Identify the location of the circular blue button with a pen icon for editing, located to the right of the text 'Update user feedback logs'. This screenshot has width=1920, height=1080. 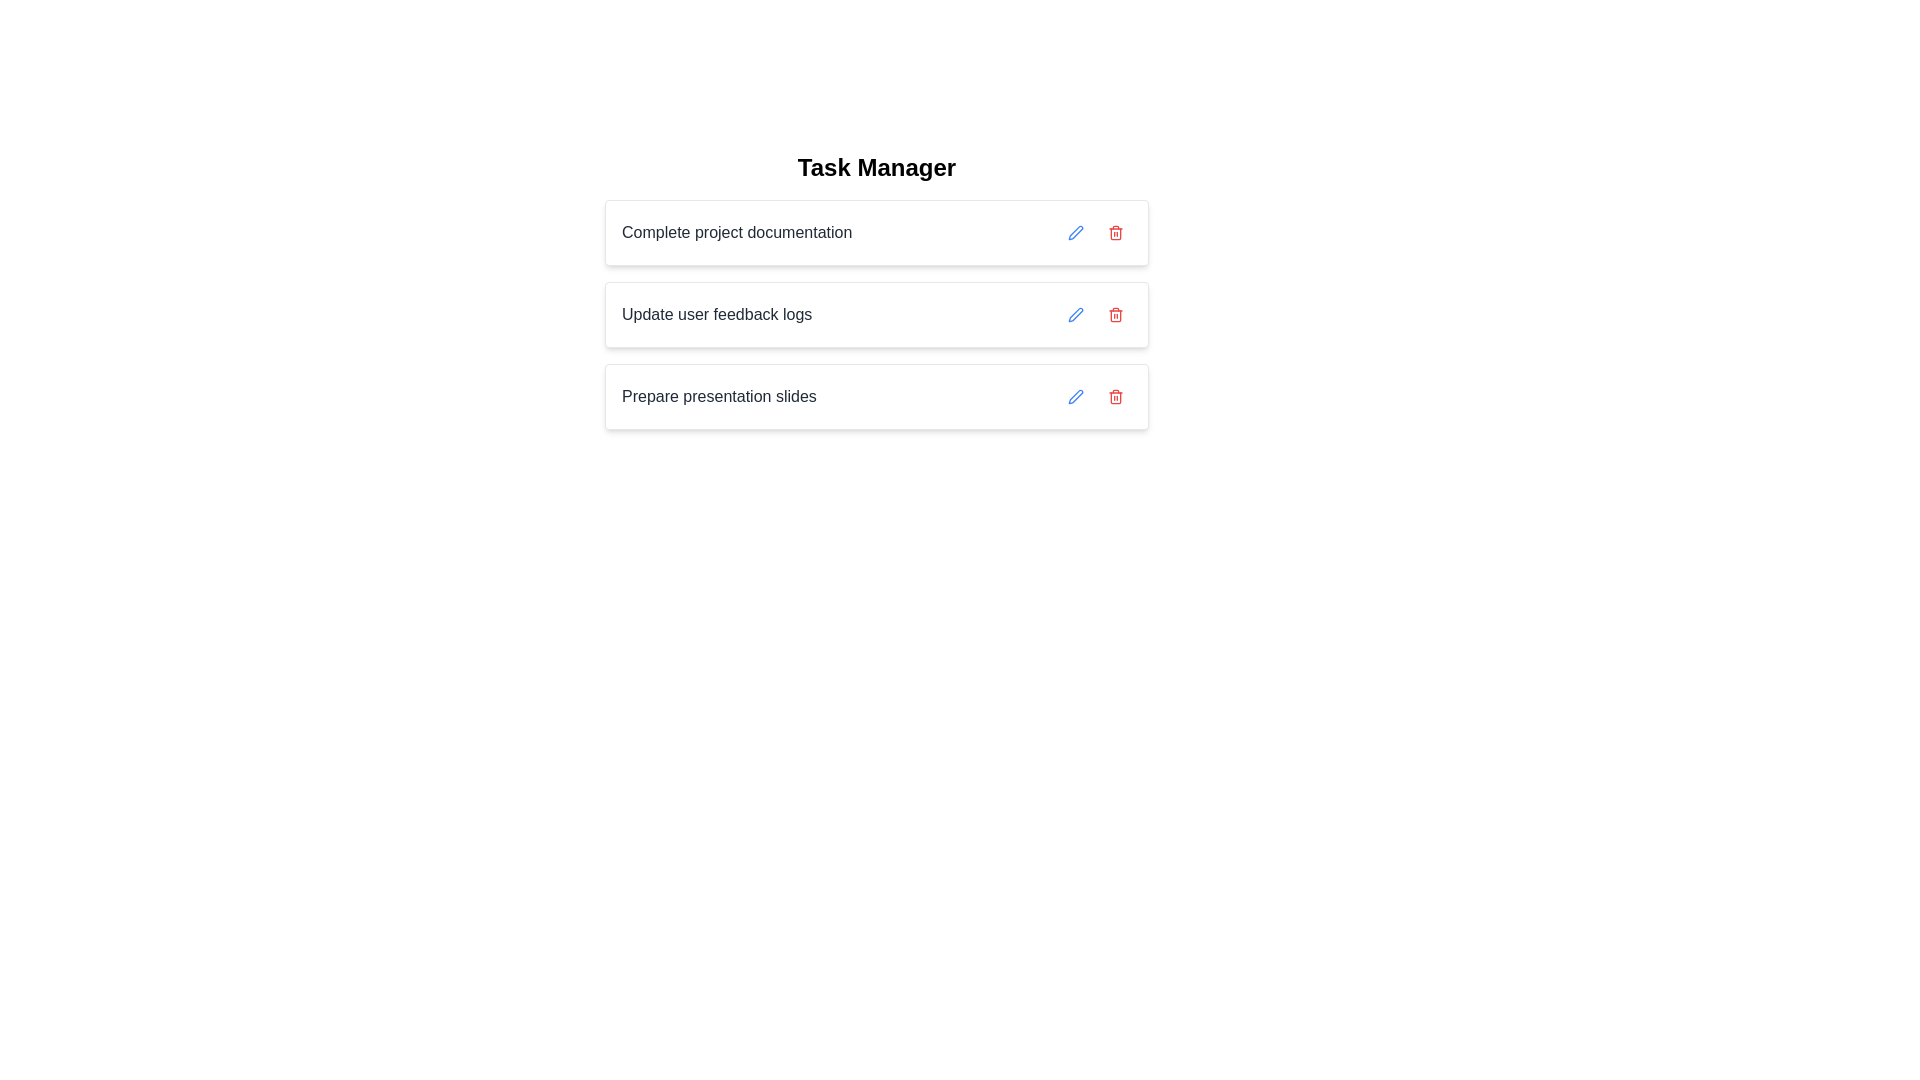
(1074, 315).